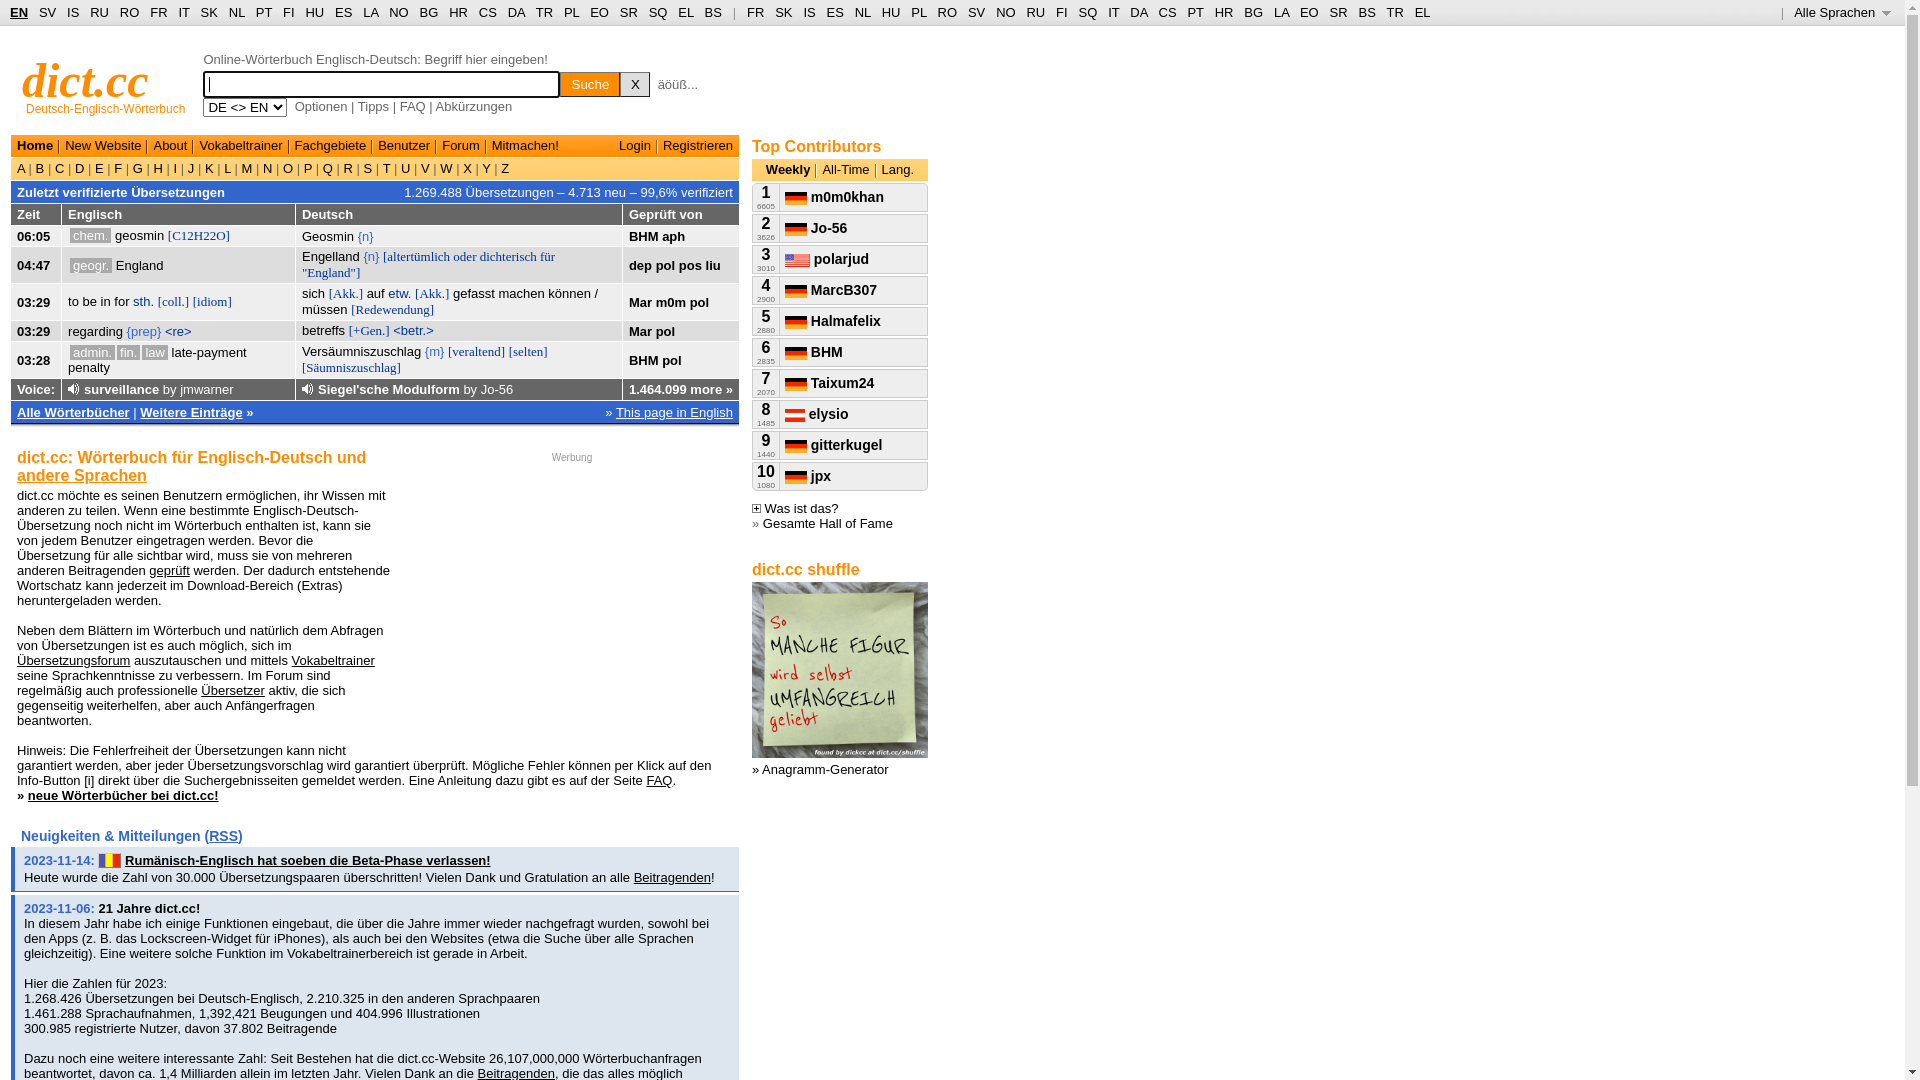  What do you see at coordinates (1252, 12) in the screenshot?
I see `'BG'` at bounding box center [1252, 12].